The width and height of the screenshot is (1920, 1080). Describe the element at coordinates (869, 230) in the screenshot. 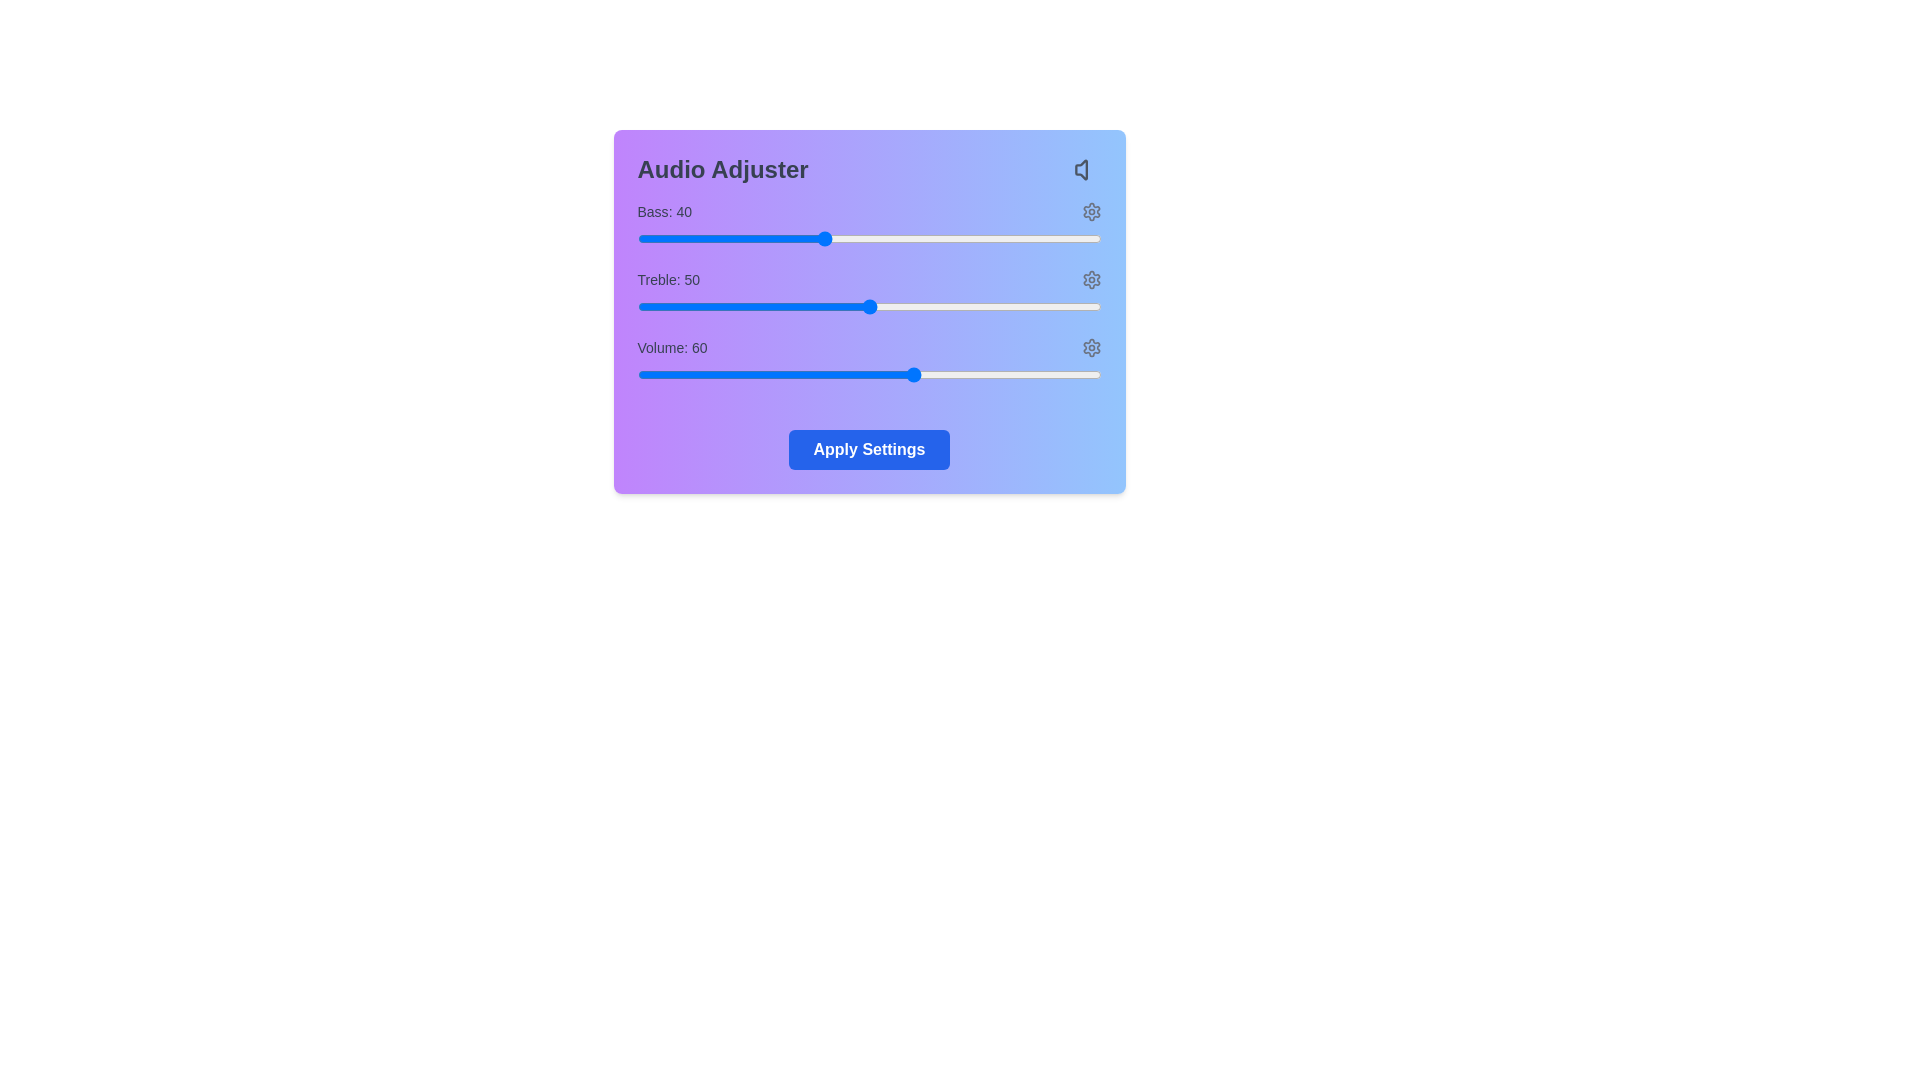

I see `bass` at that location.